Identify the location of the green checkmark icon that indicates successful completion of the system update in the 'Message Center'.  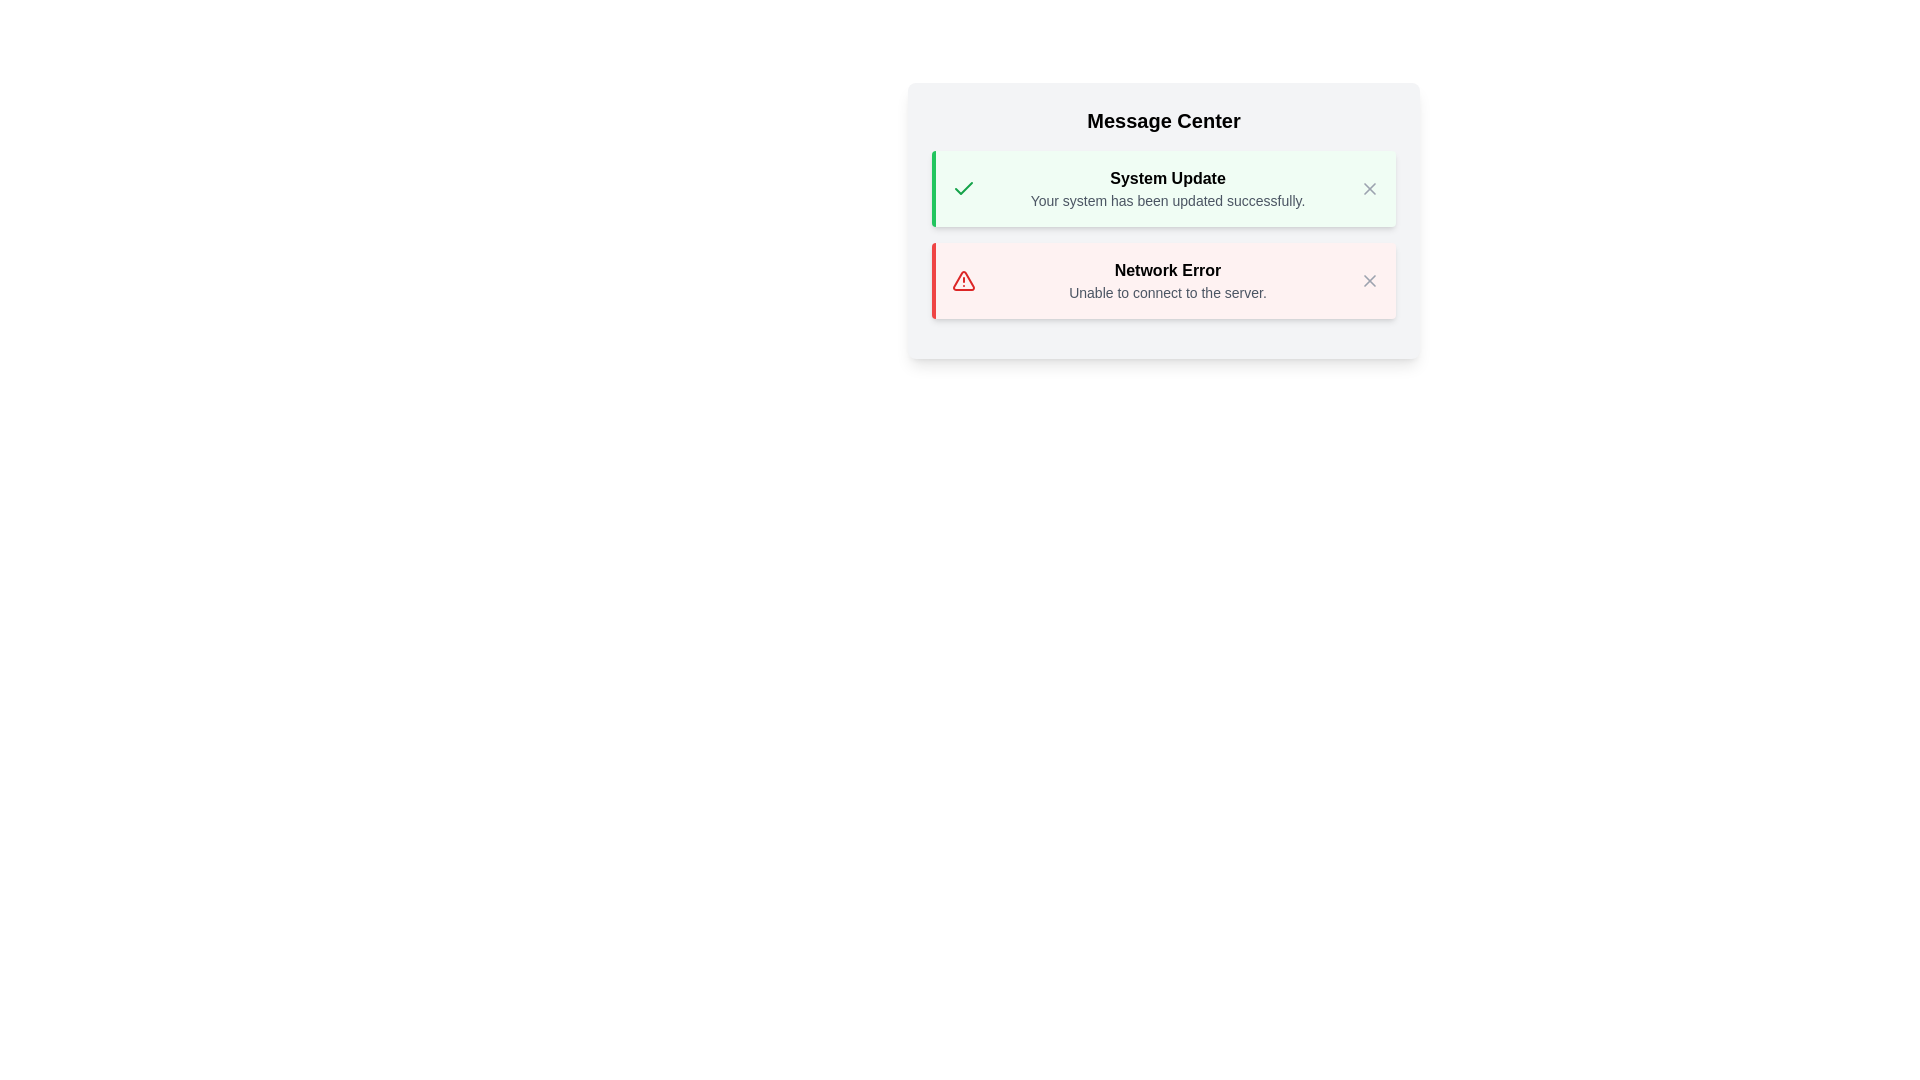
(964, 188).